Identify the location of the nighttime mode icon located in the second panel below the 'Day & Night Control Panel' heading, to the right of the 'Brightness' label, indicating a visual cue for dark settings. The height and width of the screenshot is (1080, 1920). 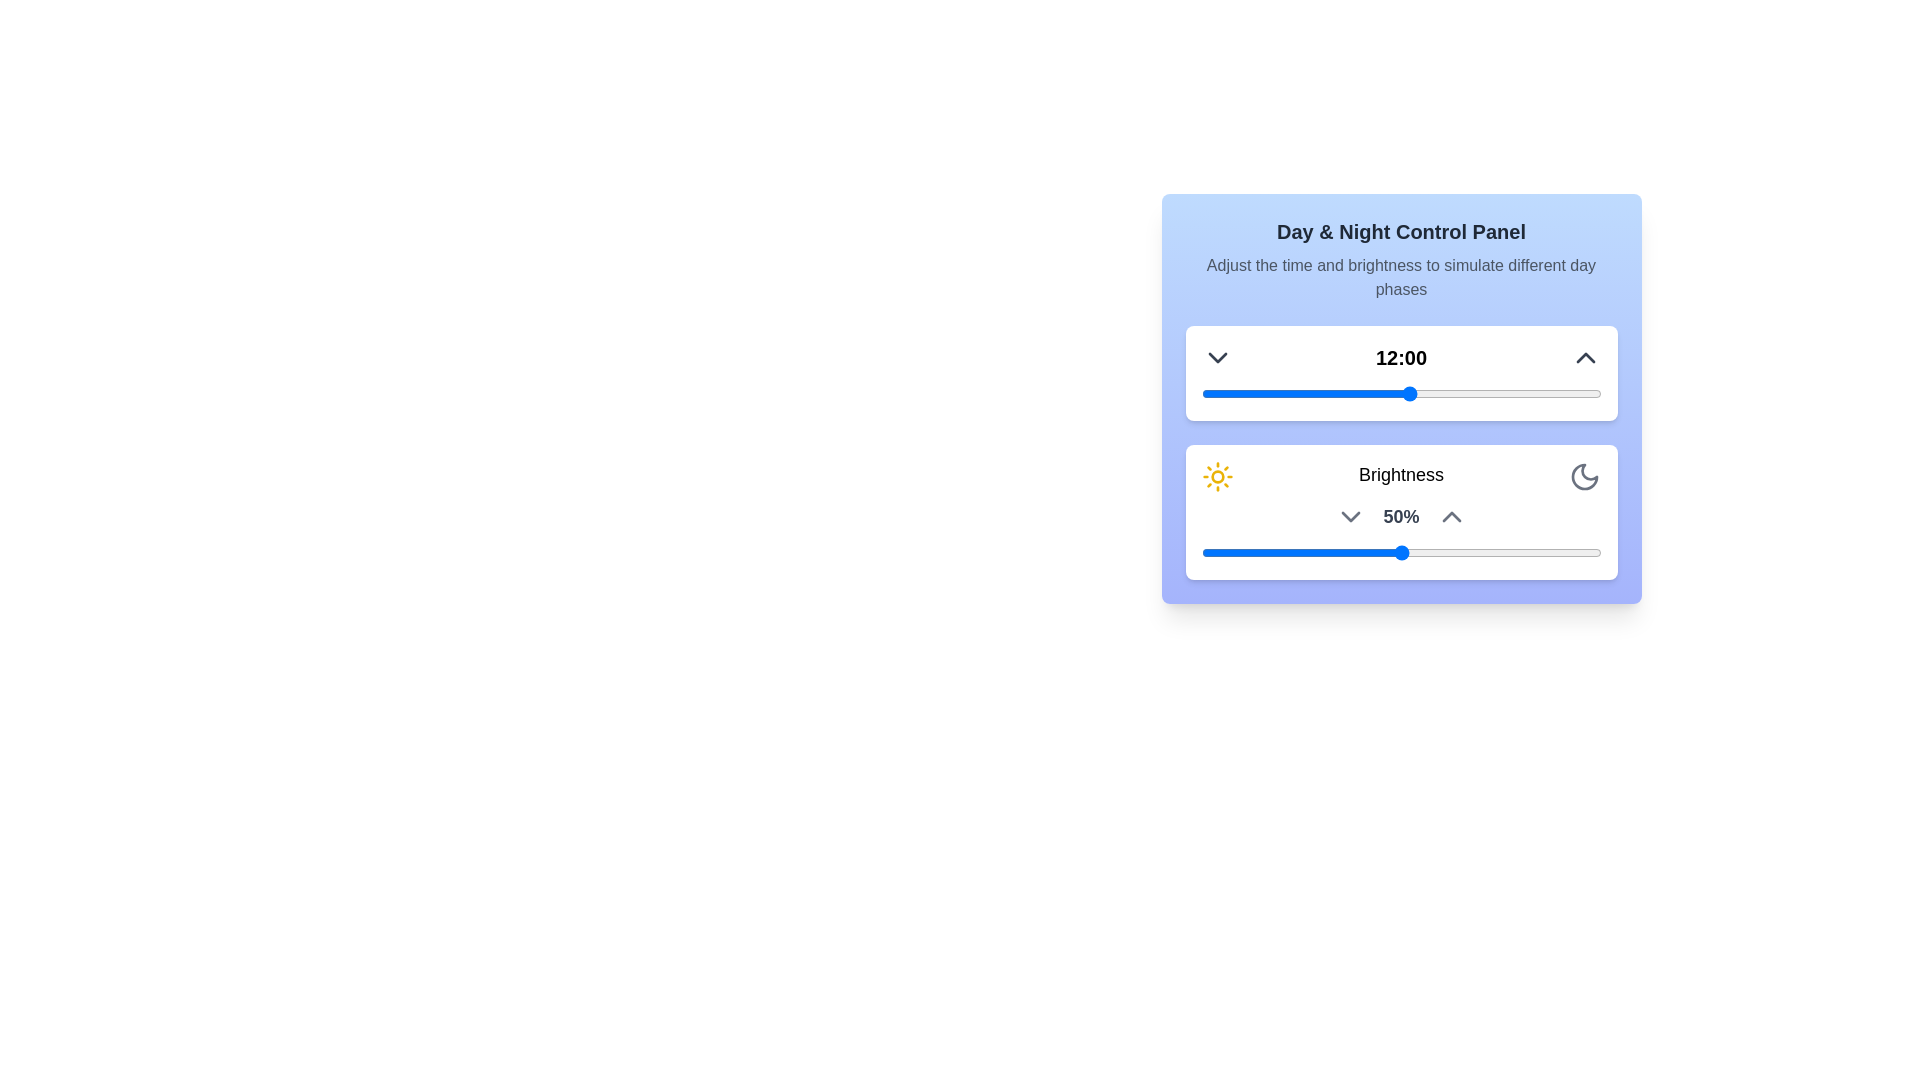
(1584, 477).